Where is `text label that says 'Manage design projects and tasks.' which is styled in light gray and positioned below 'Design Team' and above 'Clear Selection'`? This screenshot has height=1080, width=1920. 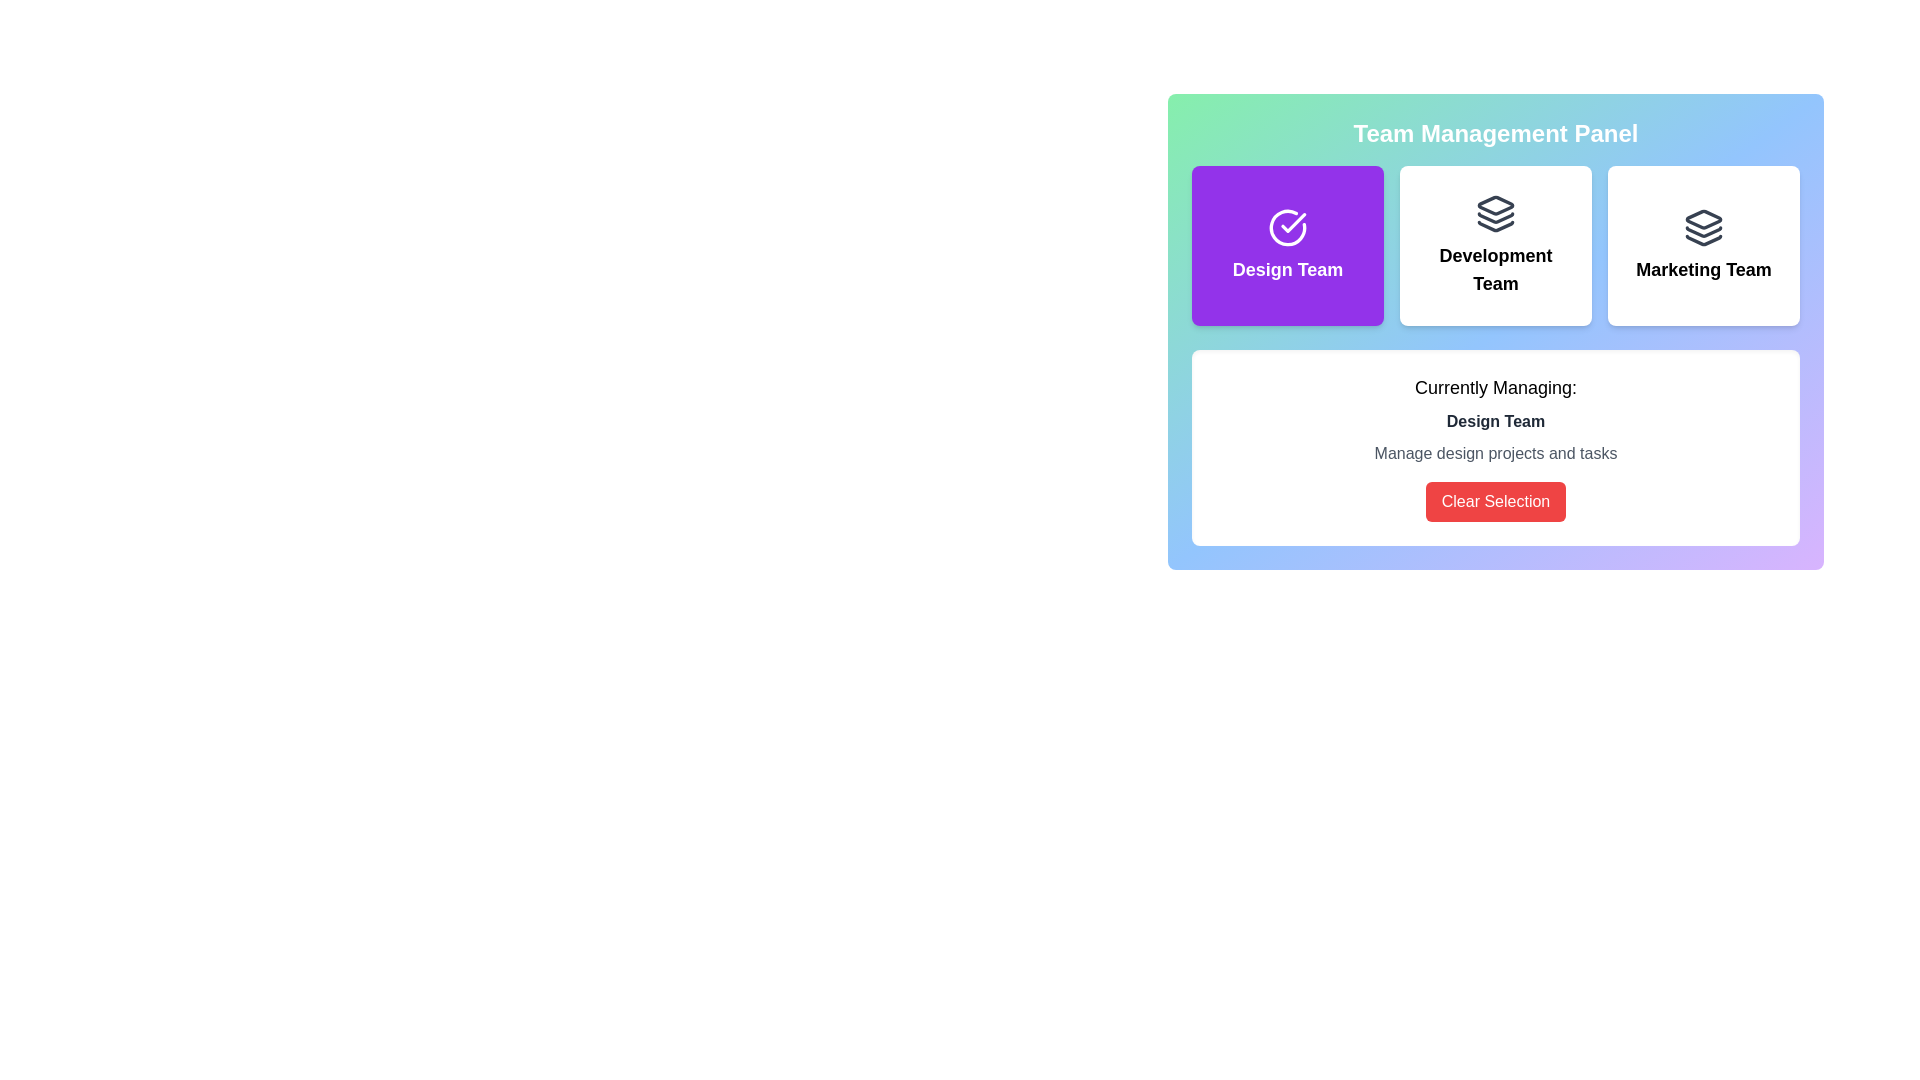
text label that says 'Manage design projects and tasks.' which is styled in light gray and positioned below 'Design Team' and above 'Clear Selection' is located at coordinates (1496, 454).